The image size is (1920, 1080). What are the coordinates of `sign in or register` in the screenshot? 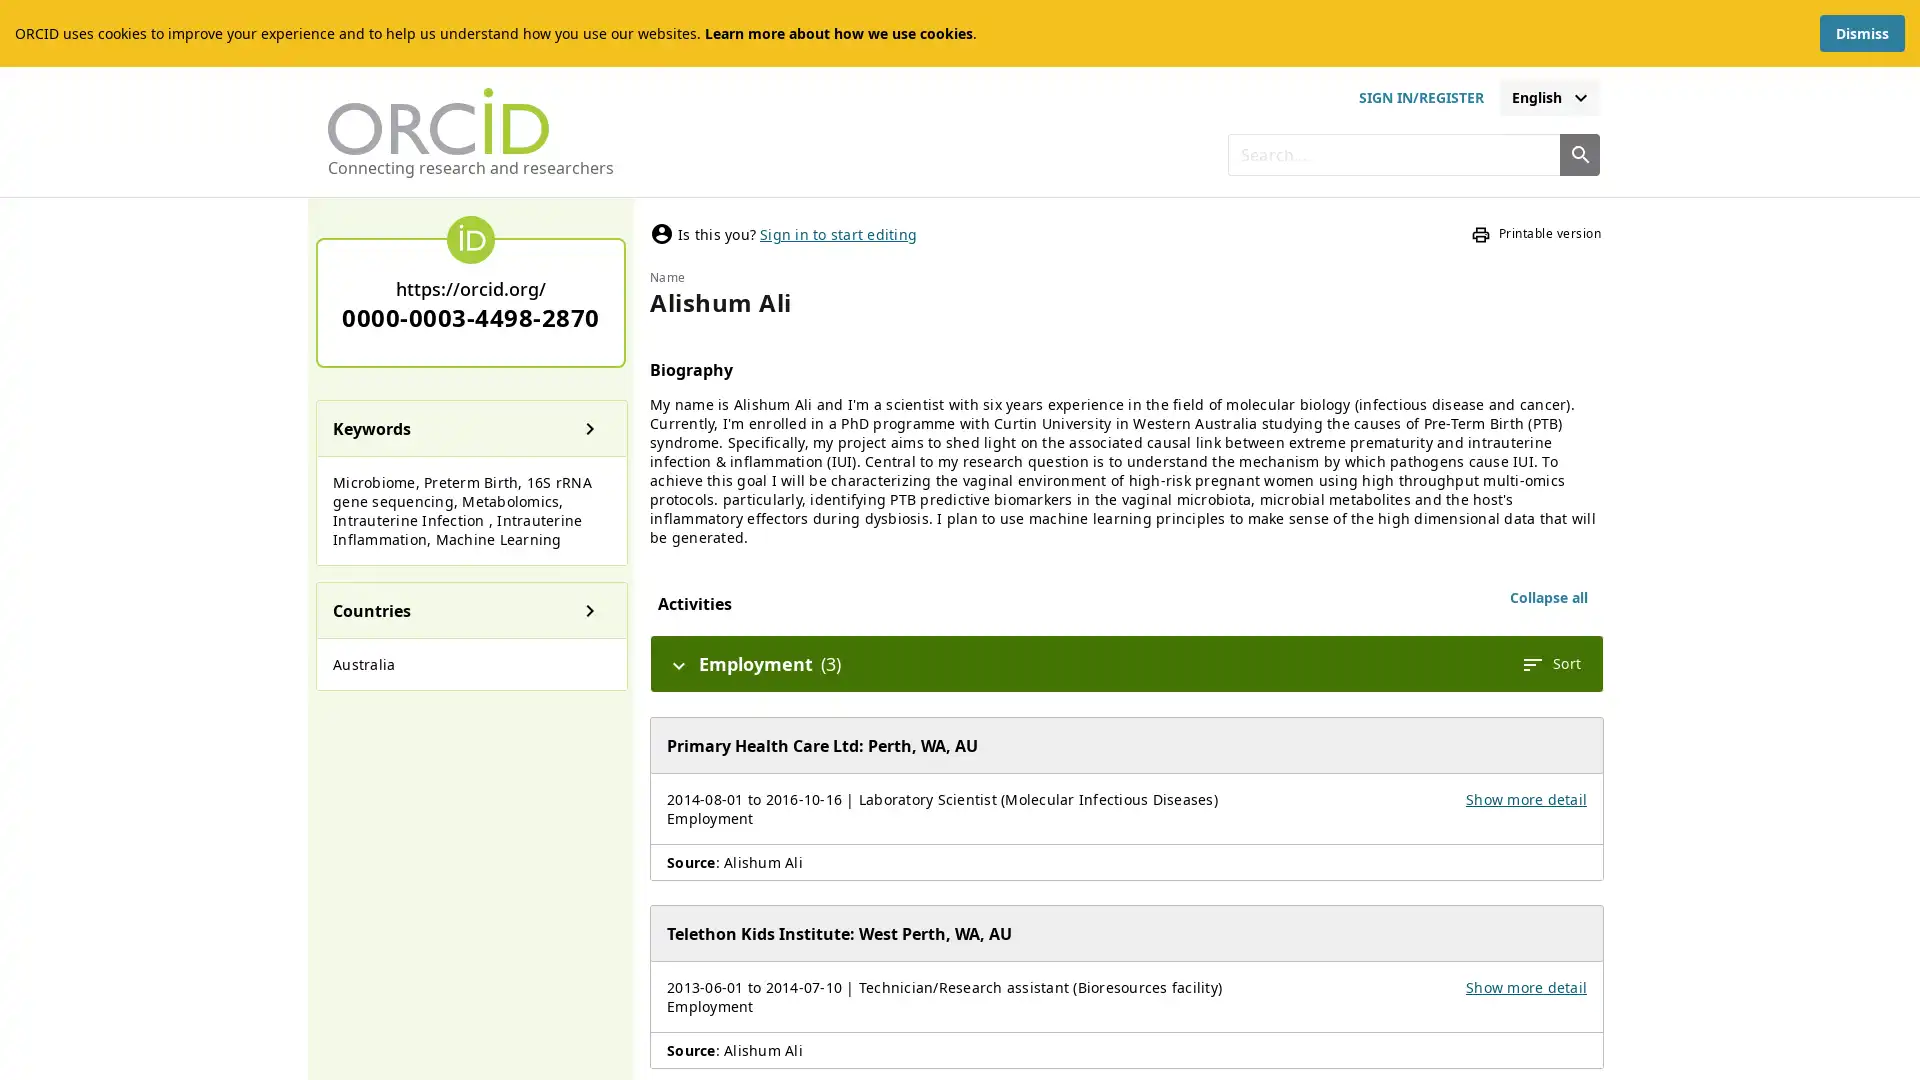 It's located at (1419, 97).